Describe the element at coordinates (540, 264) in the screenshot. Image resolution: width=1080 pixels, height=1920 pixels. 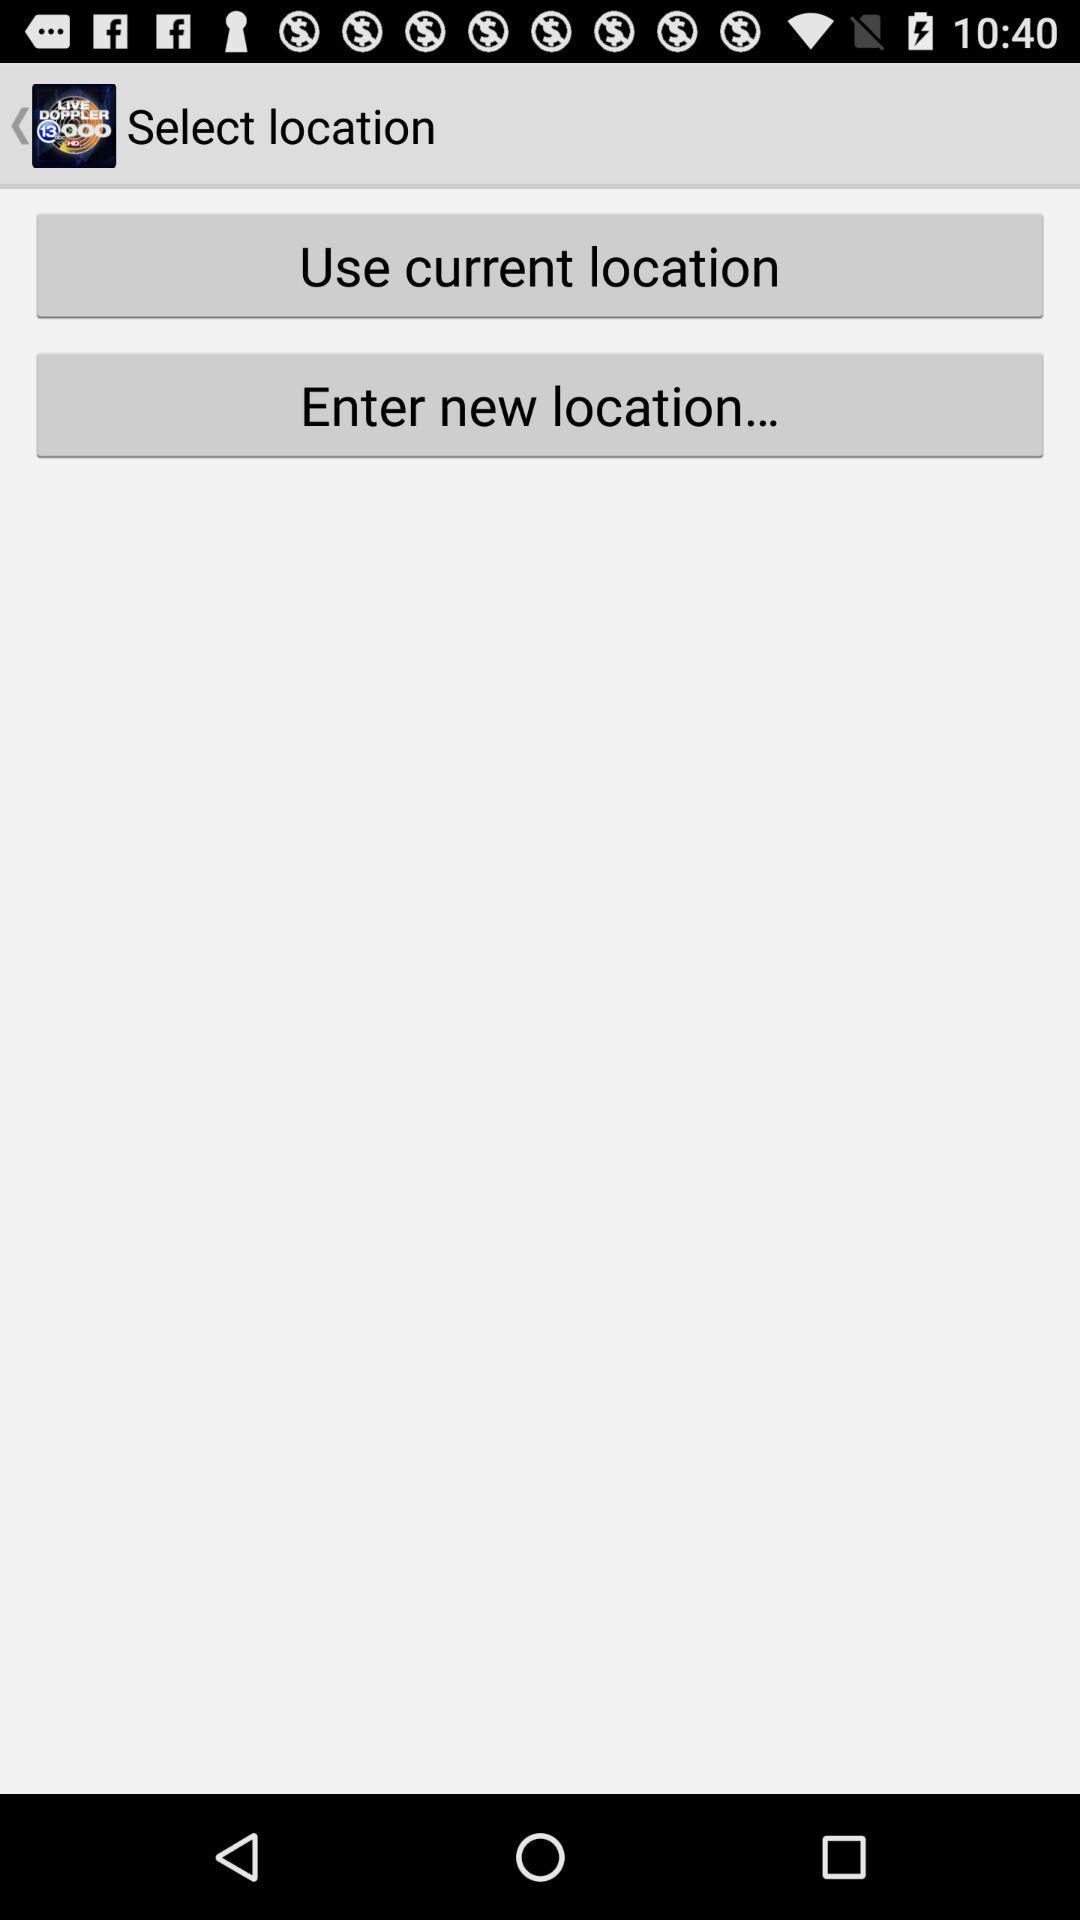
I see `use current location` at that location.